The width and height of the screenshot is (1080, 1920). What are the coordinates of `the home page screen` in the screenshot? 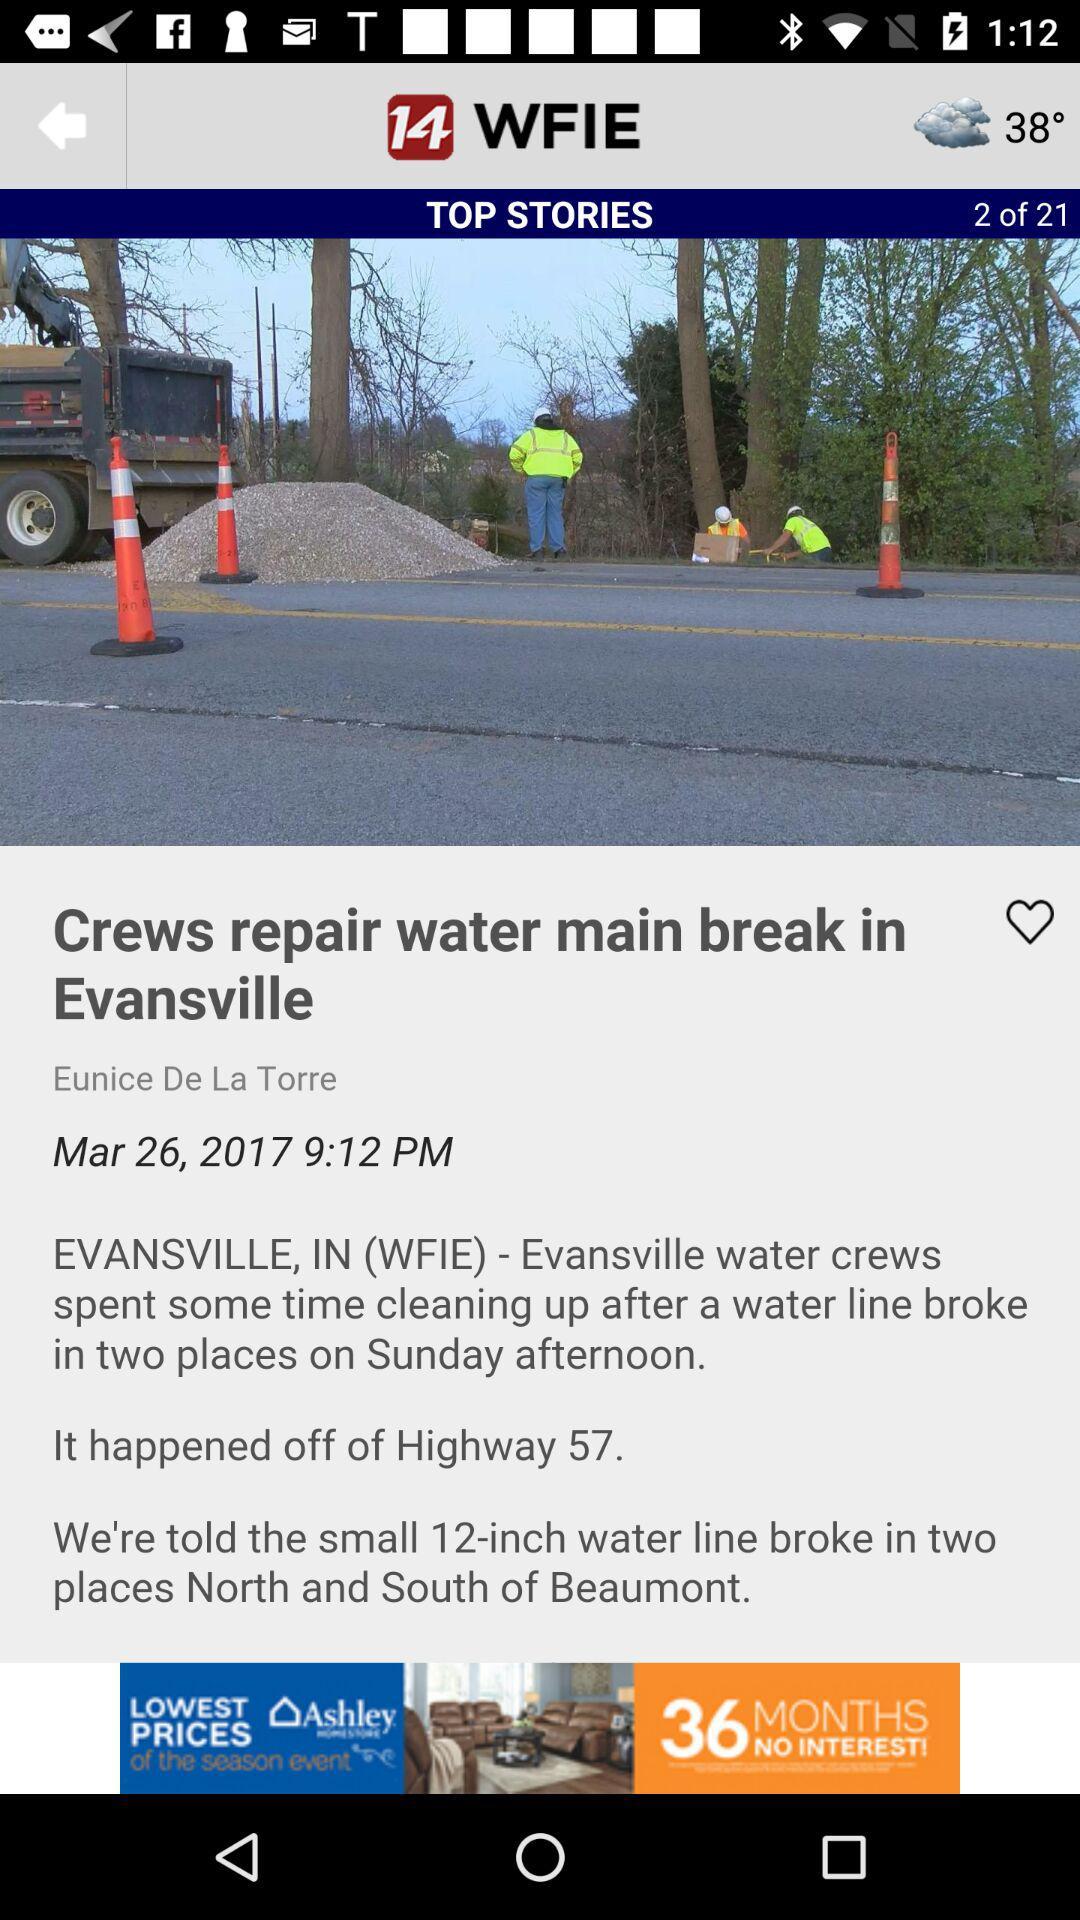 It's located at (540, 124).